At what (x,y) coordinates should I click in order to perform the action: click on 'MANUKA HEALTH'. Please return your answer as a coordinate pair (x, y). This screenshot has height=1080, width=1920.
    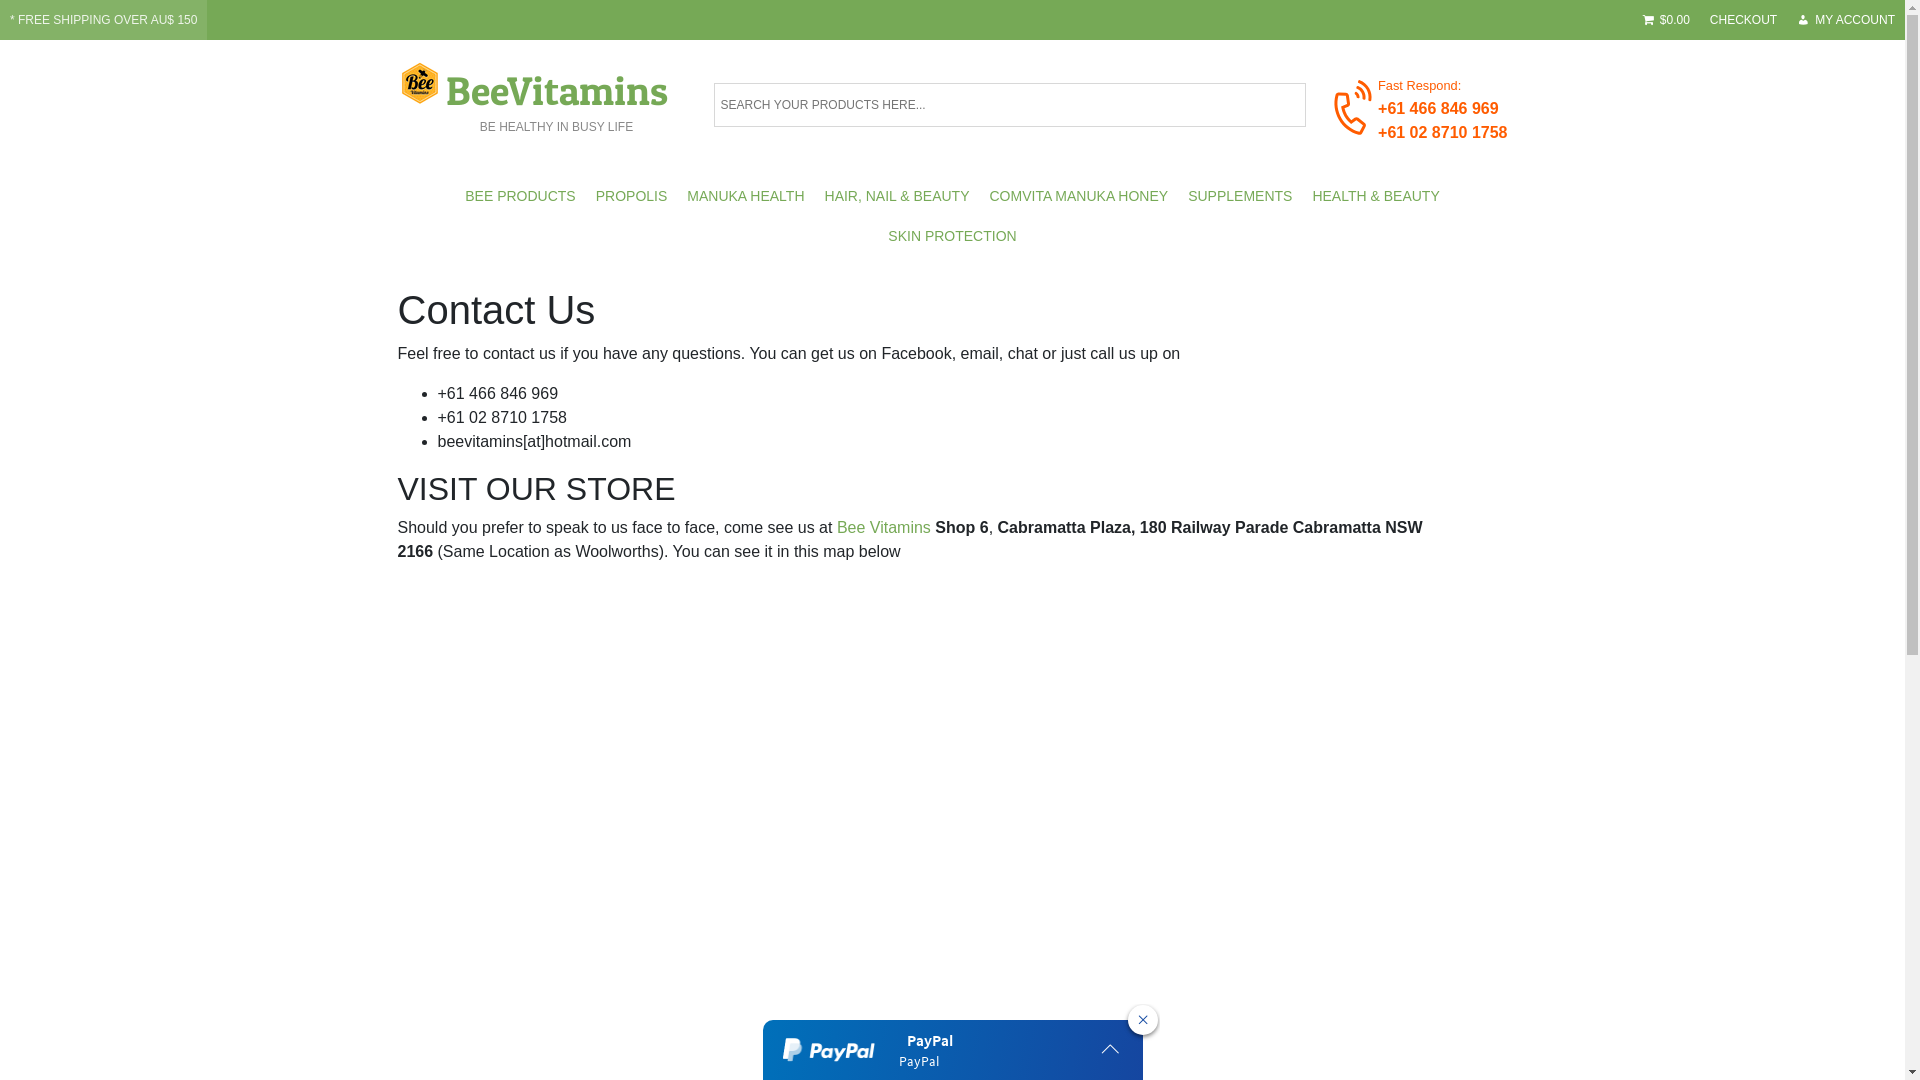
    Looking at the image, I should click on (744, 196).